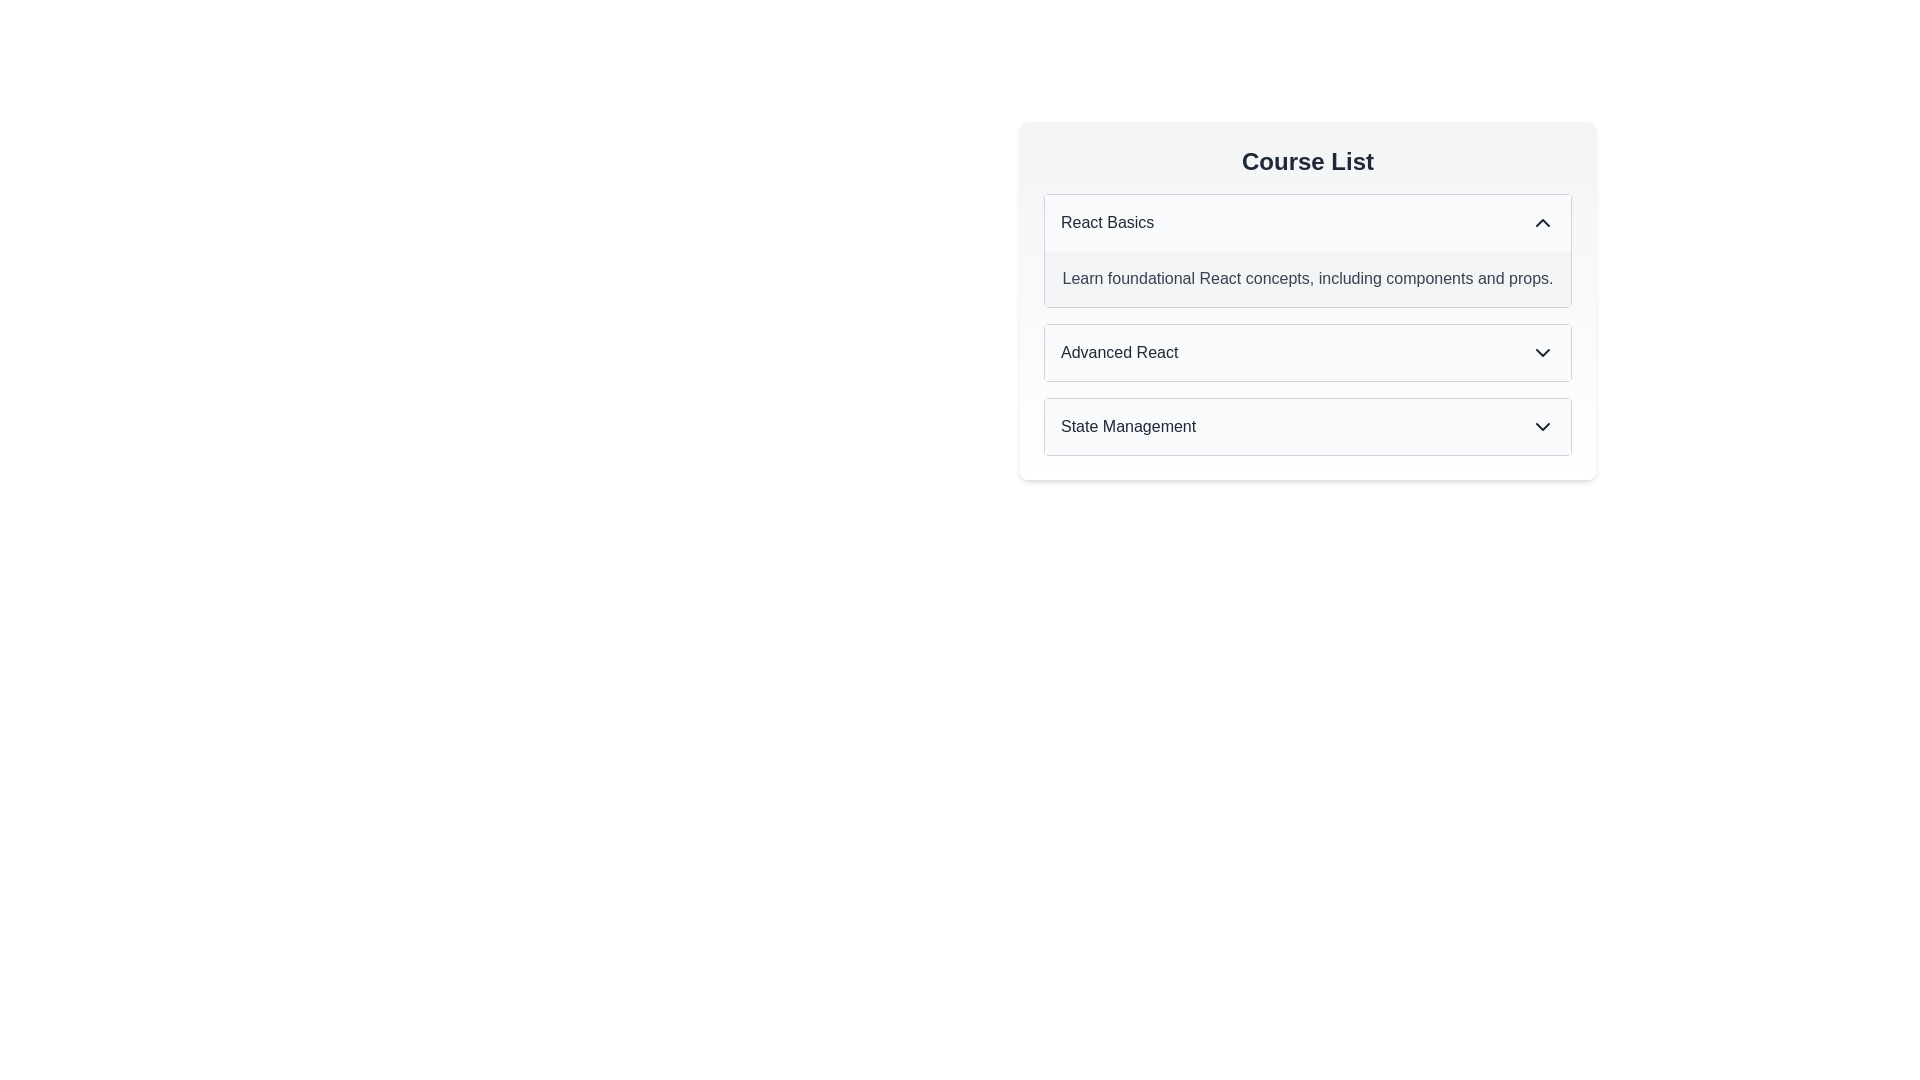 The height and width of the screenshot is (1080, 1920). Describe the element at coordinates (1118, 352) in the screenshot. I see `the 'Advanced React' text label` at that location.